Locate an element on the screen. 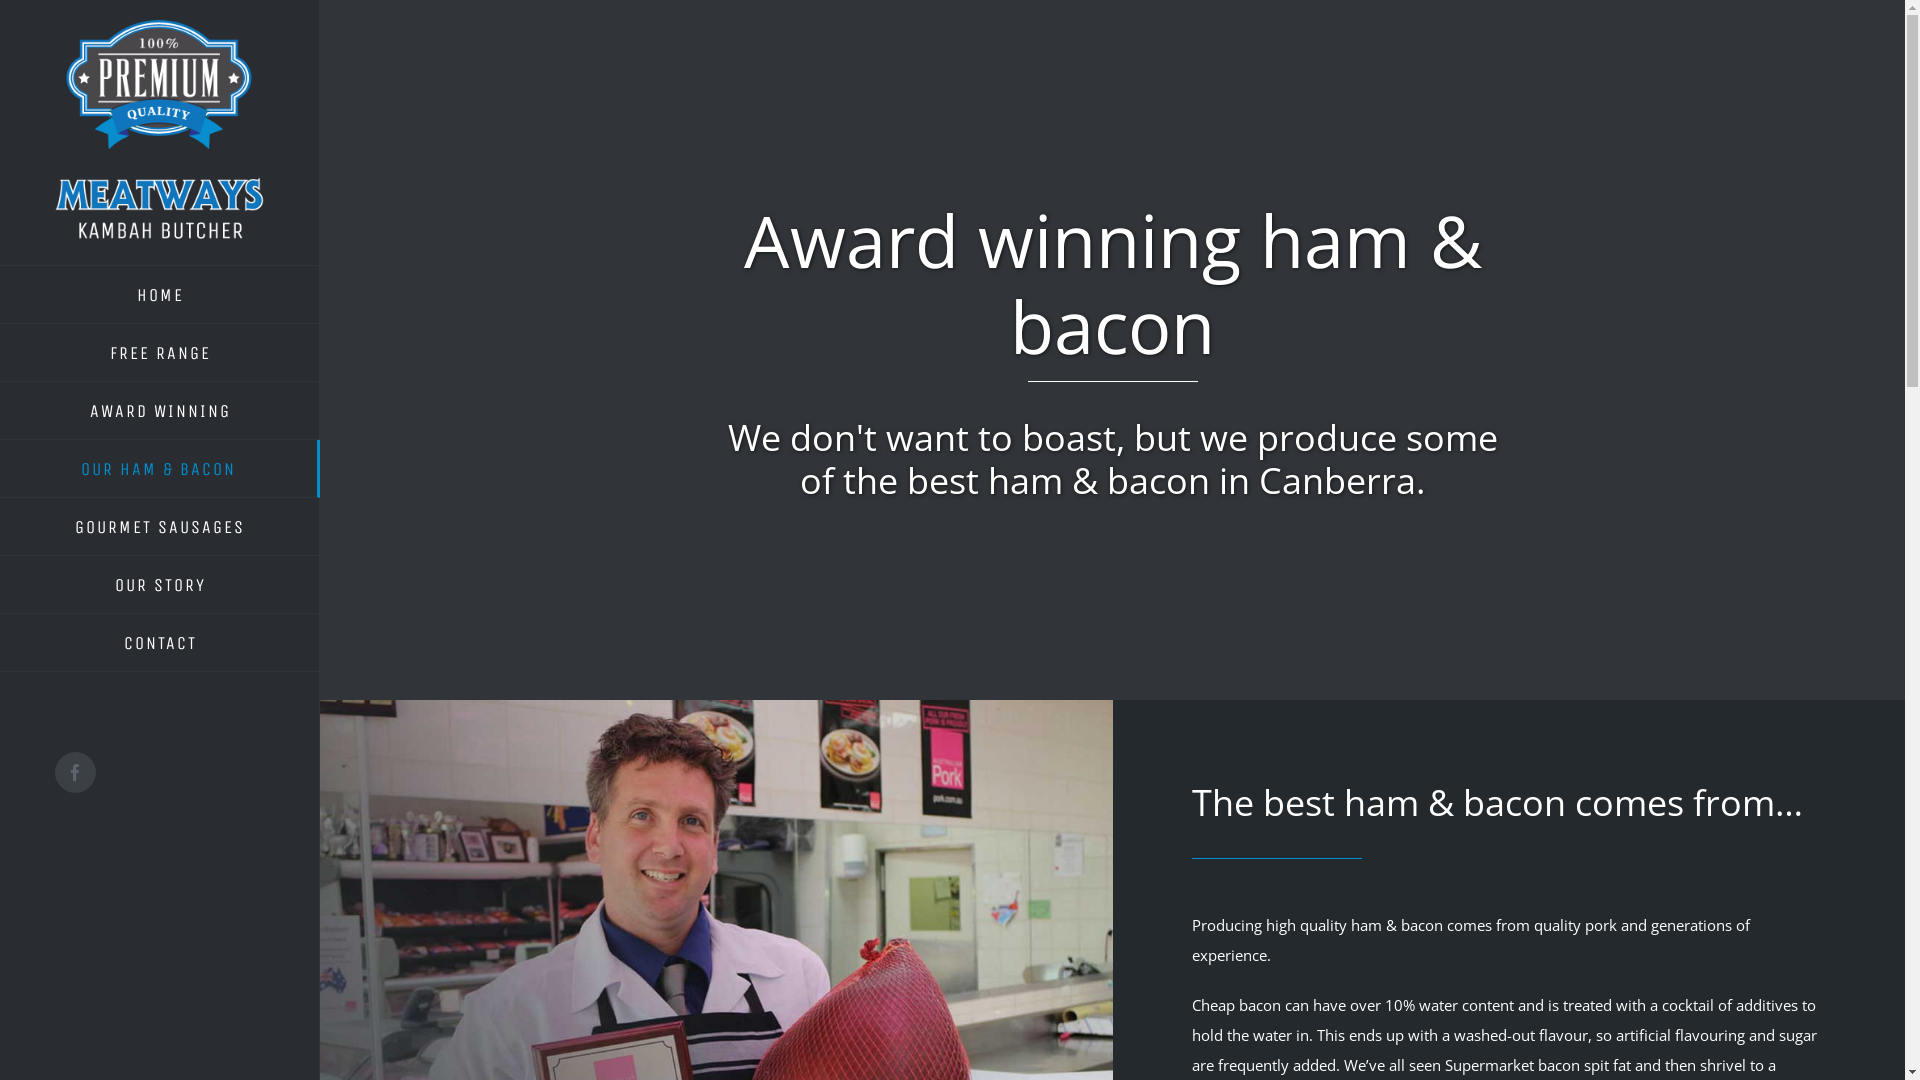  'AWARD WINNING' is located at coordinates (158, 410).